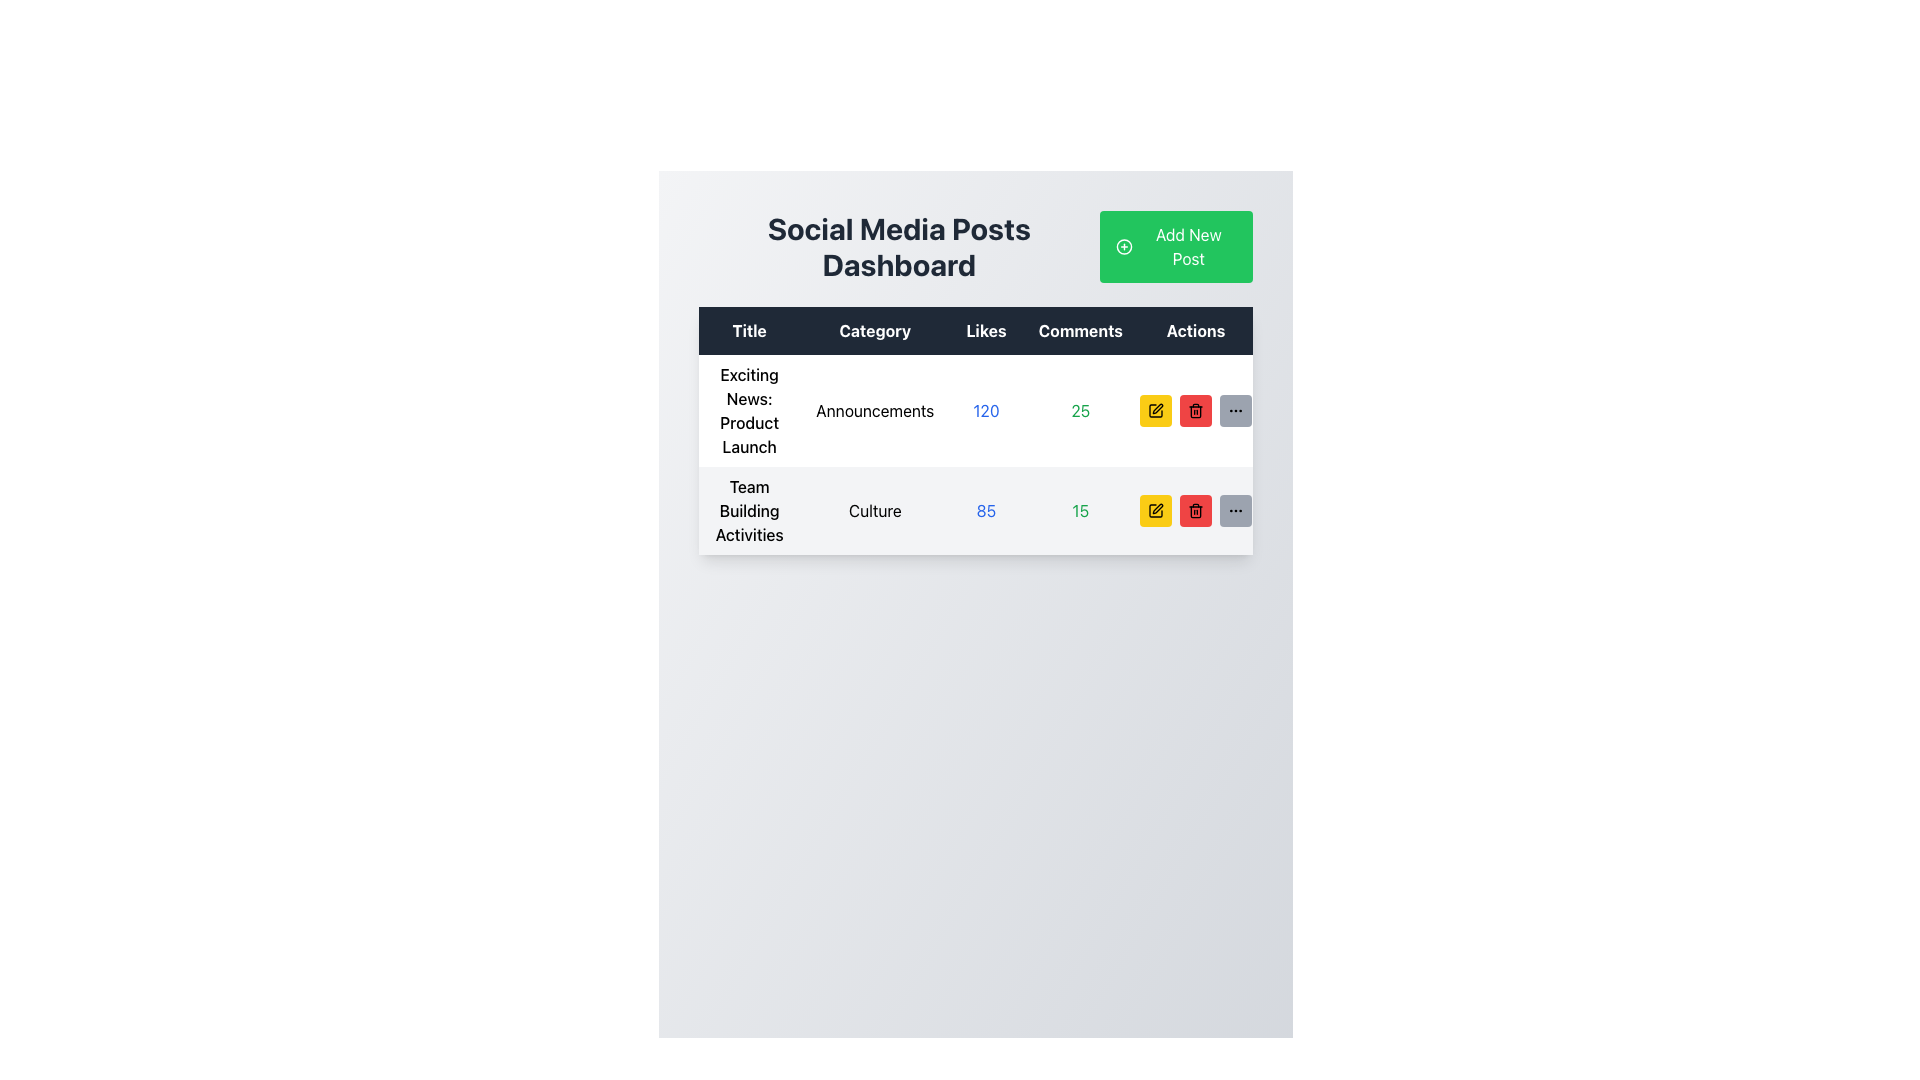 This screenshot has height=1080, width=1920. I want to click on the delete icon in the Actions column of the table, located in the second row, so click(1195, 509).